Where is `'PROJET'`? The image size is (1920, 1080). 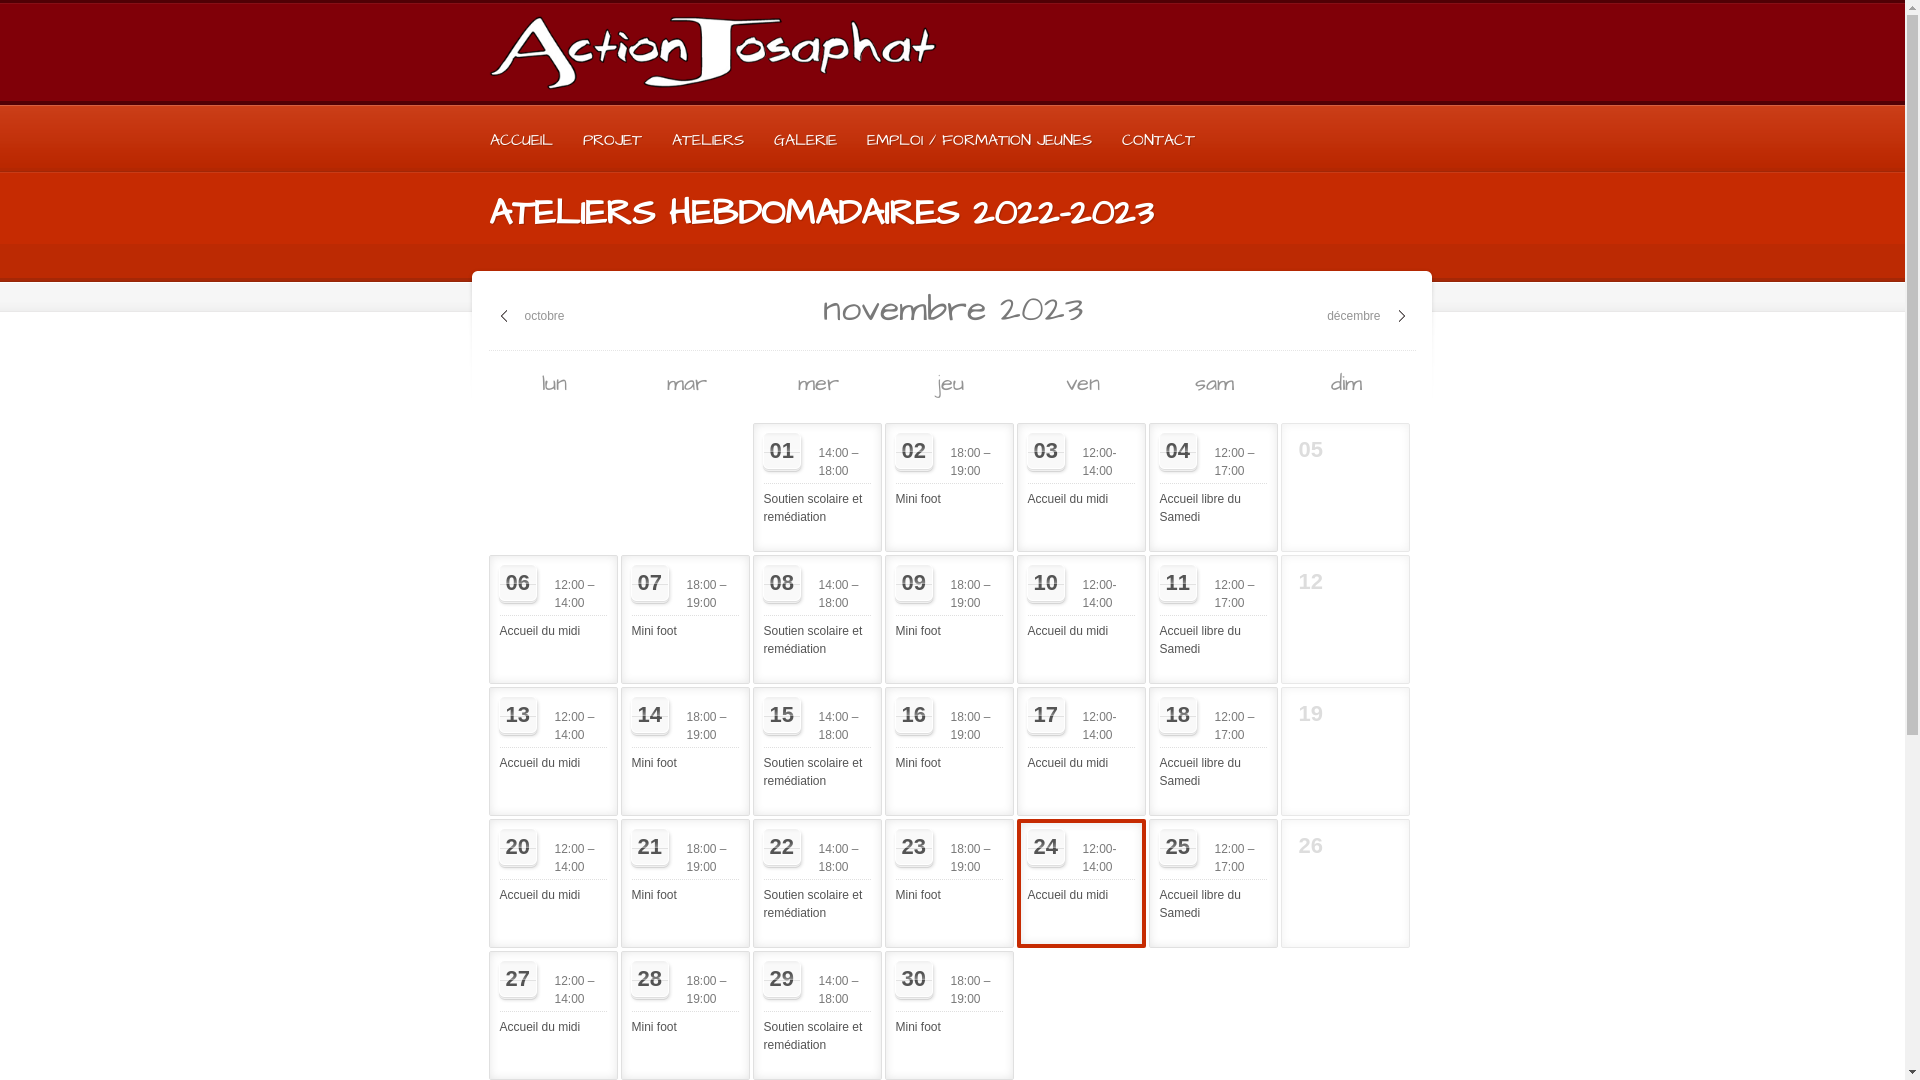 'PROJET' is located at coordinates (566, 138).